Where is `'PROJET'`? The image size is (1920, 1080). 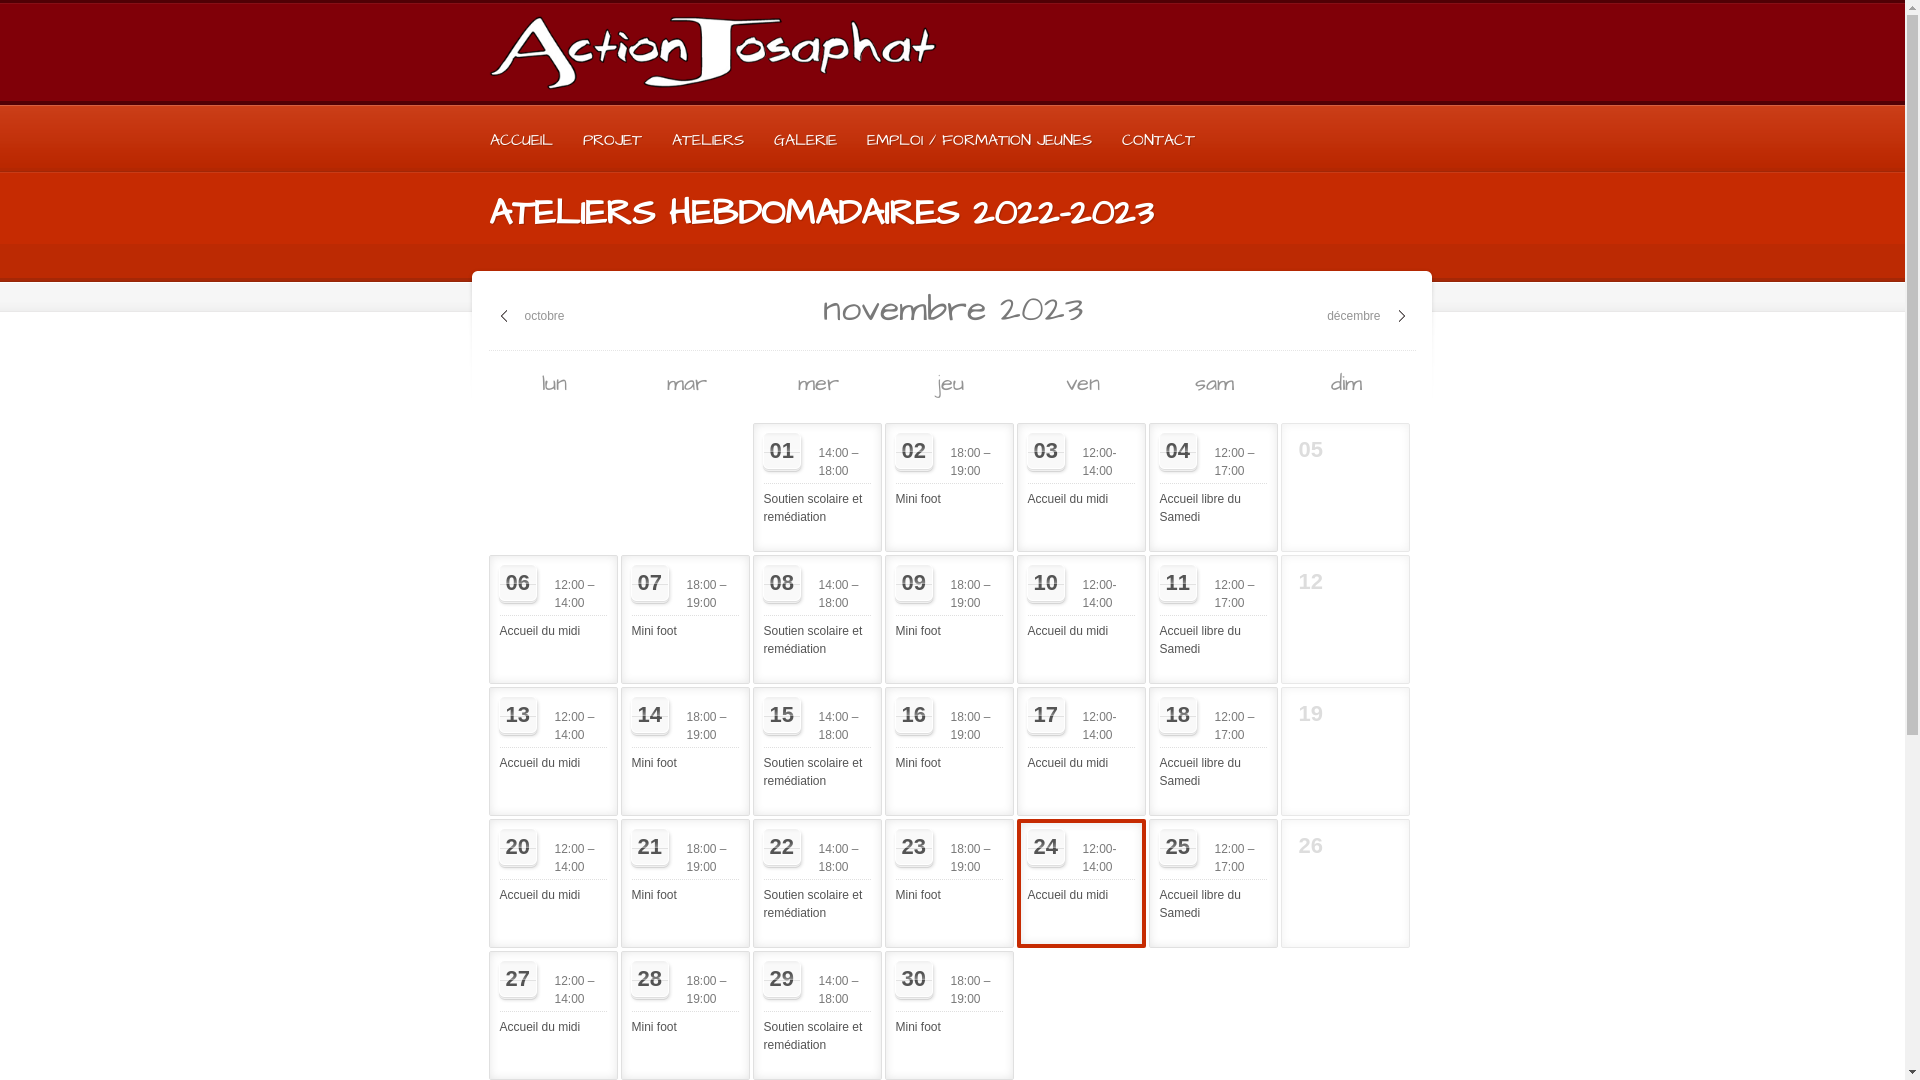 'PROJET' is located at coordinates (566, 138).